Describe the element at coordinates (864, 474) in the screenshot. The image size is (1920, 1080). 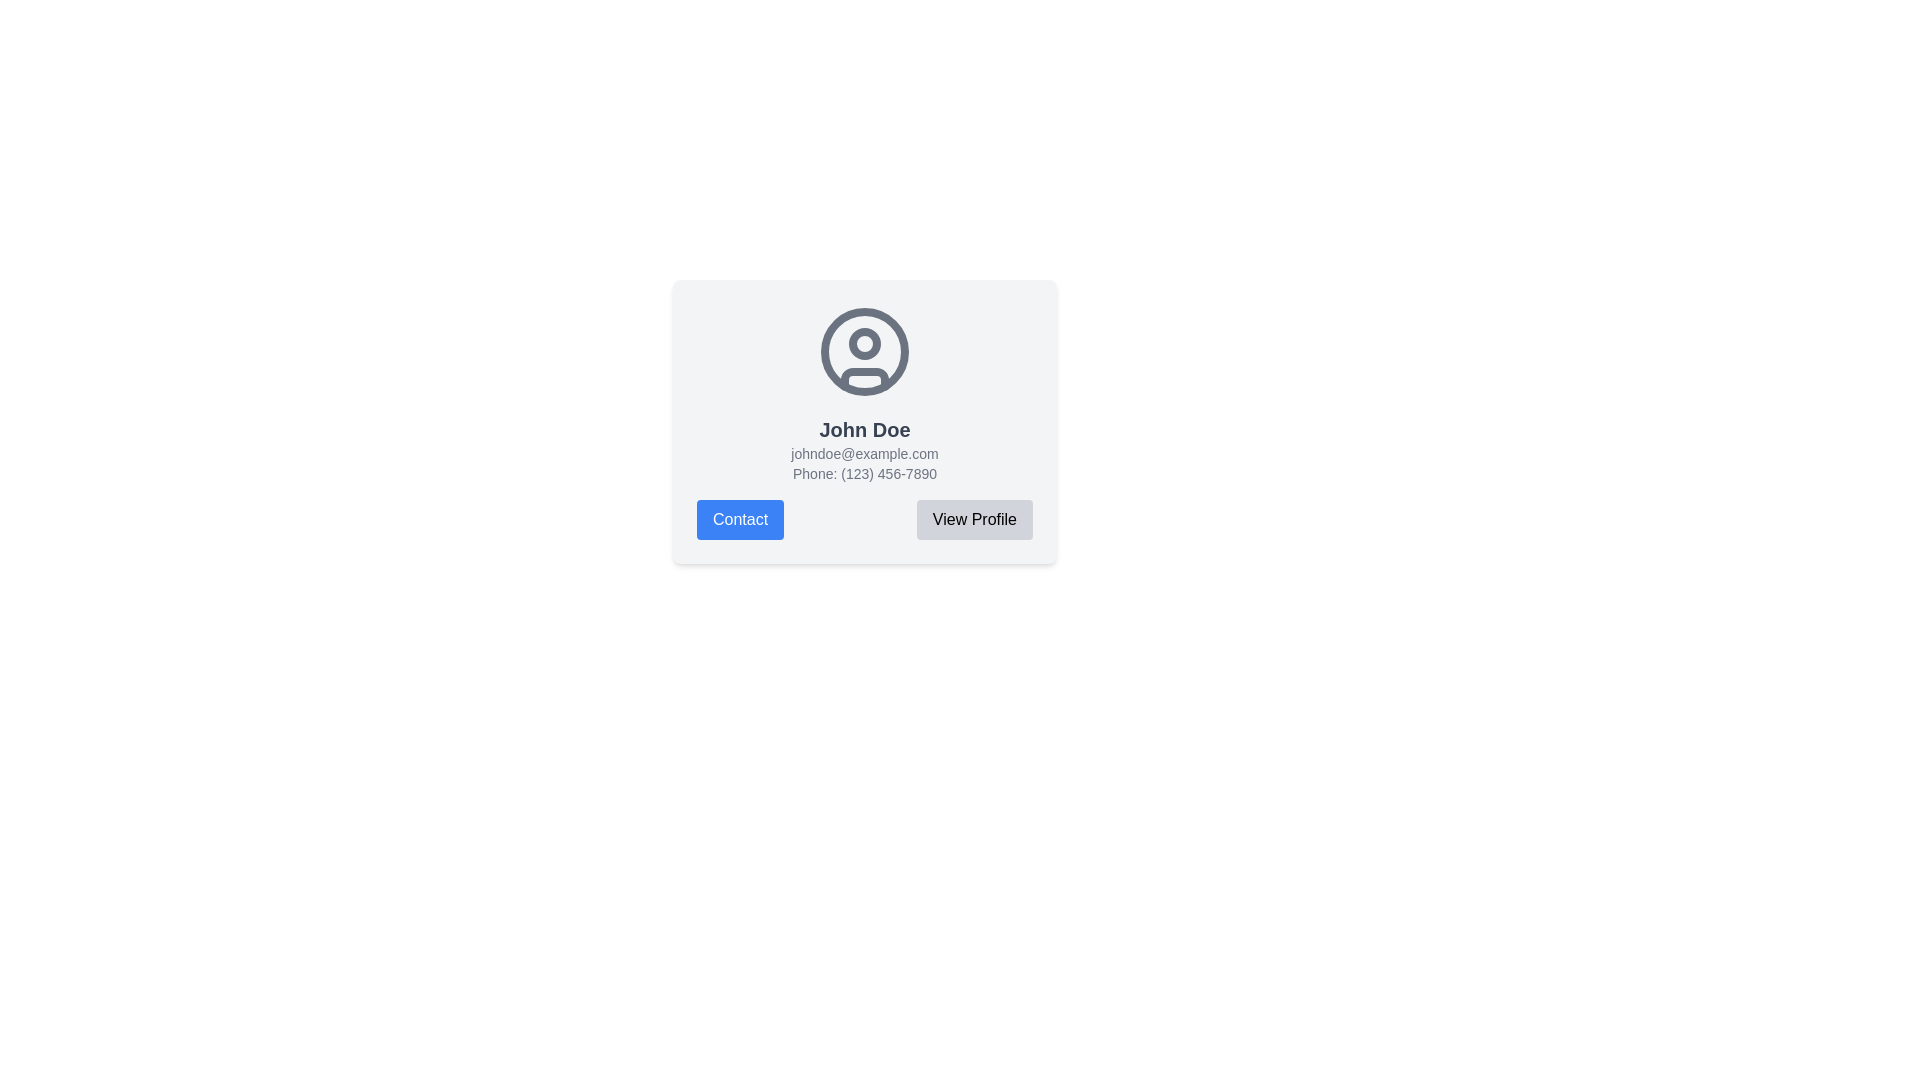
I see `the text label displaying 'Phone: (123) 456-7890', which is styled in gray and located below the email address 'johndoe@example.com' in the profile card` at that location.